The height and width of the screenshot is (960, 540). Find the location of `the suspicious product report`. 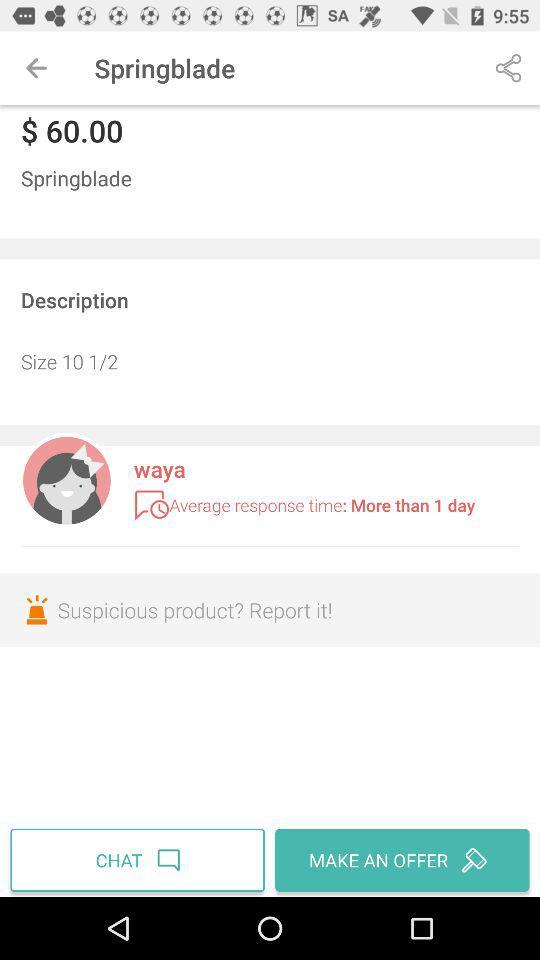

the suspicious product report is located at coordinates (270, 609).